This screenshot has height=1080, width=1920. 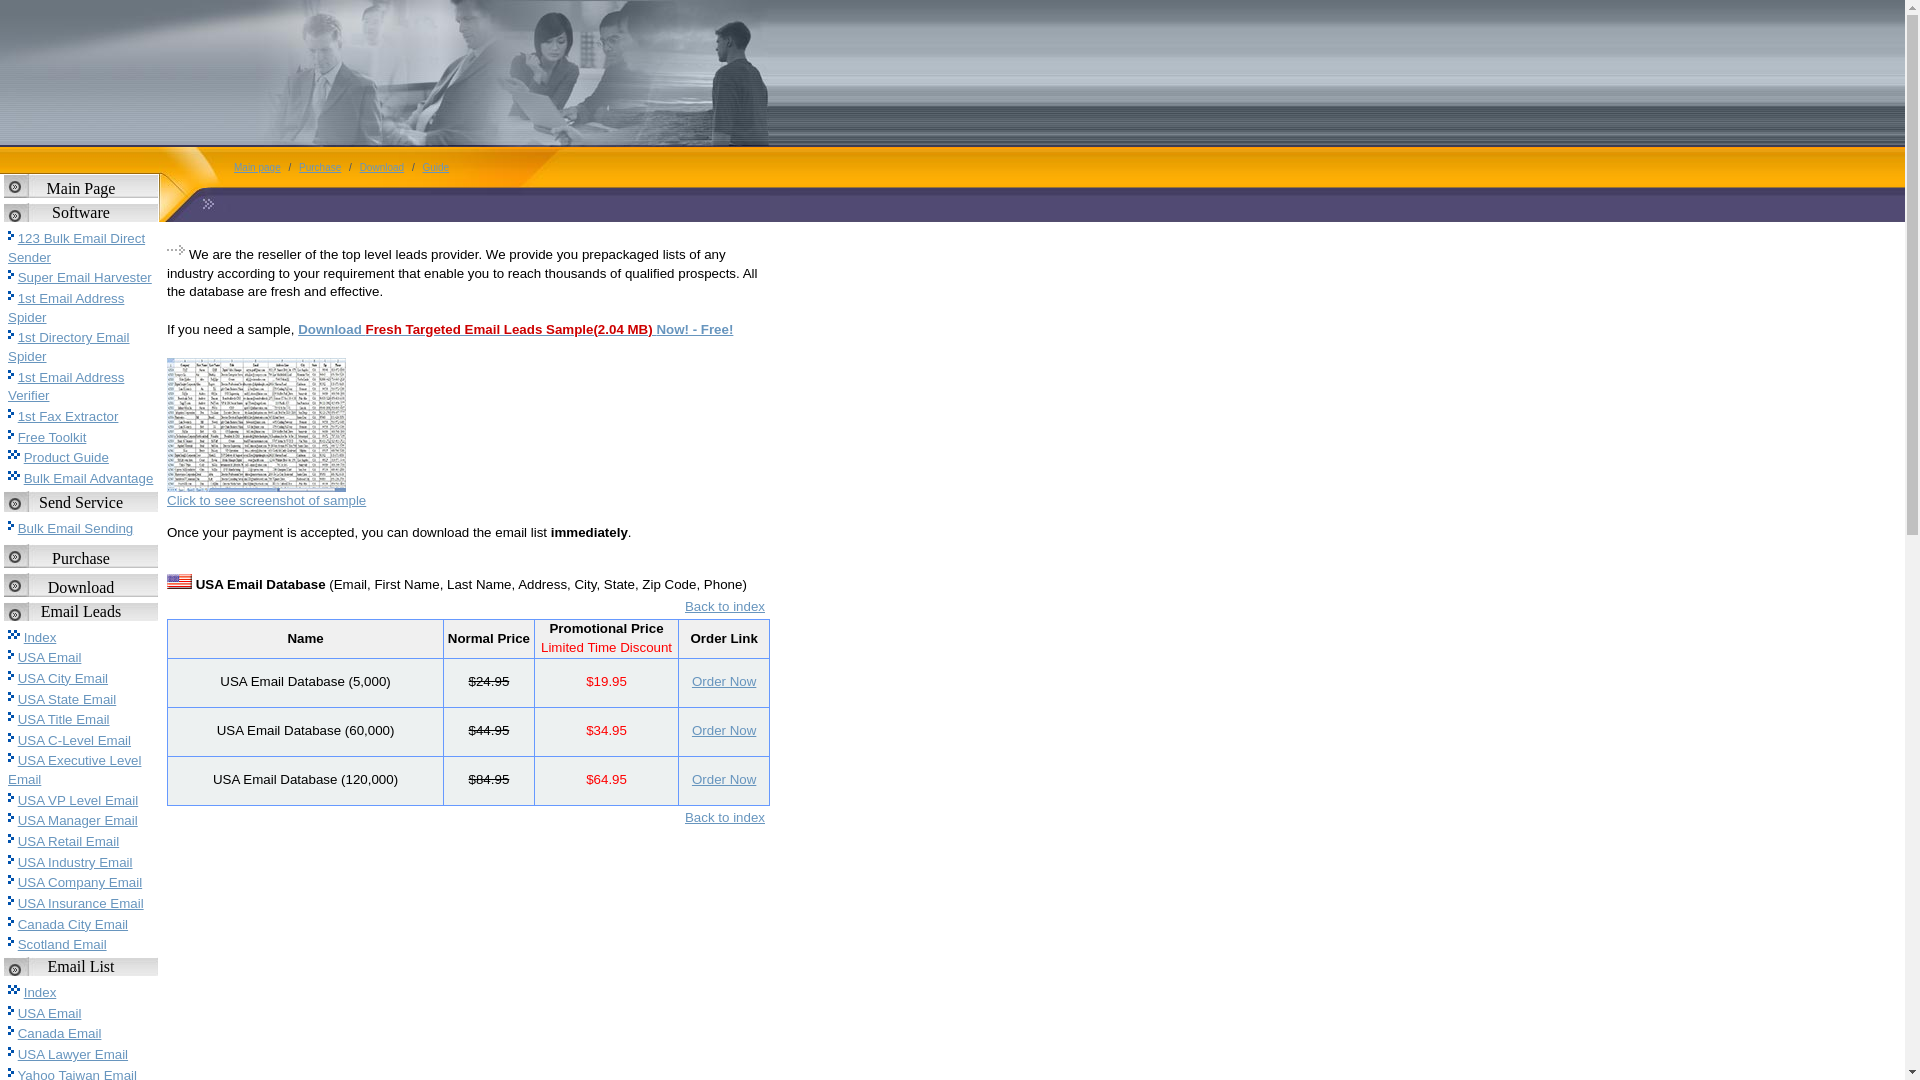 I want to click on 'USA Company Email', so click(x=80, y=881).